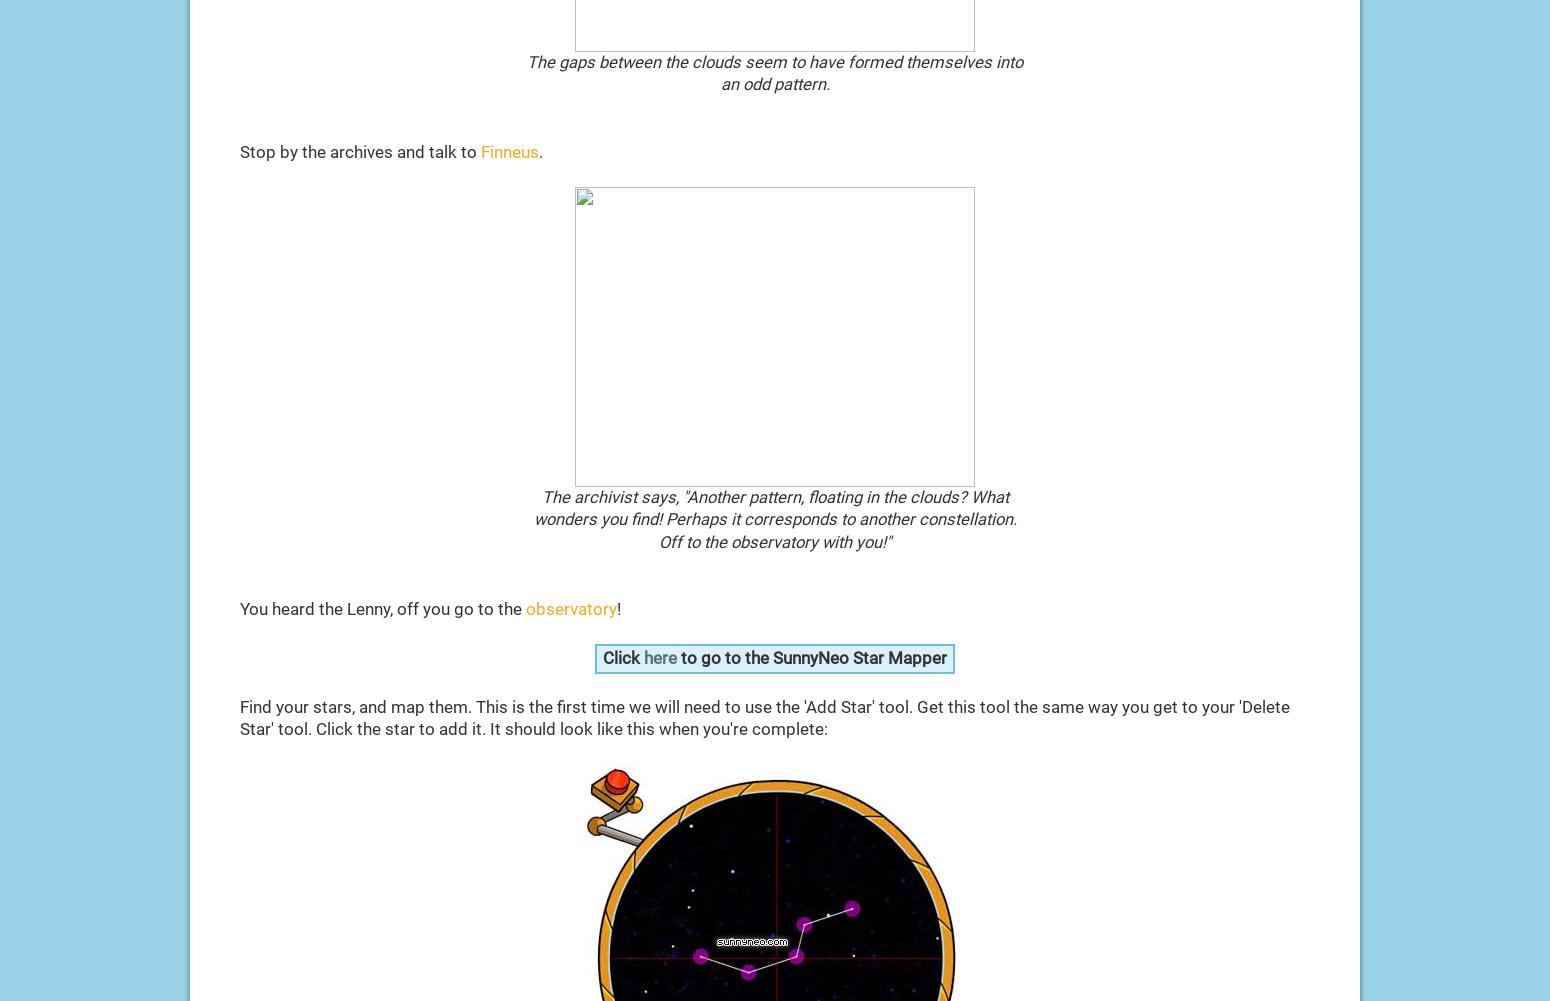 This screenshot has height=1001, width=1550. Describe the element at coordinates (774, 496) in the screenshot. I see `'The archivist says, "Another pattern, floating in the clouds? What'` at that location.